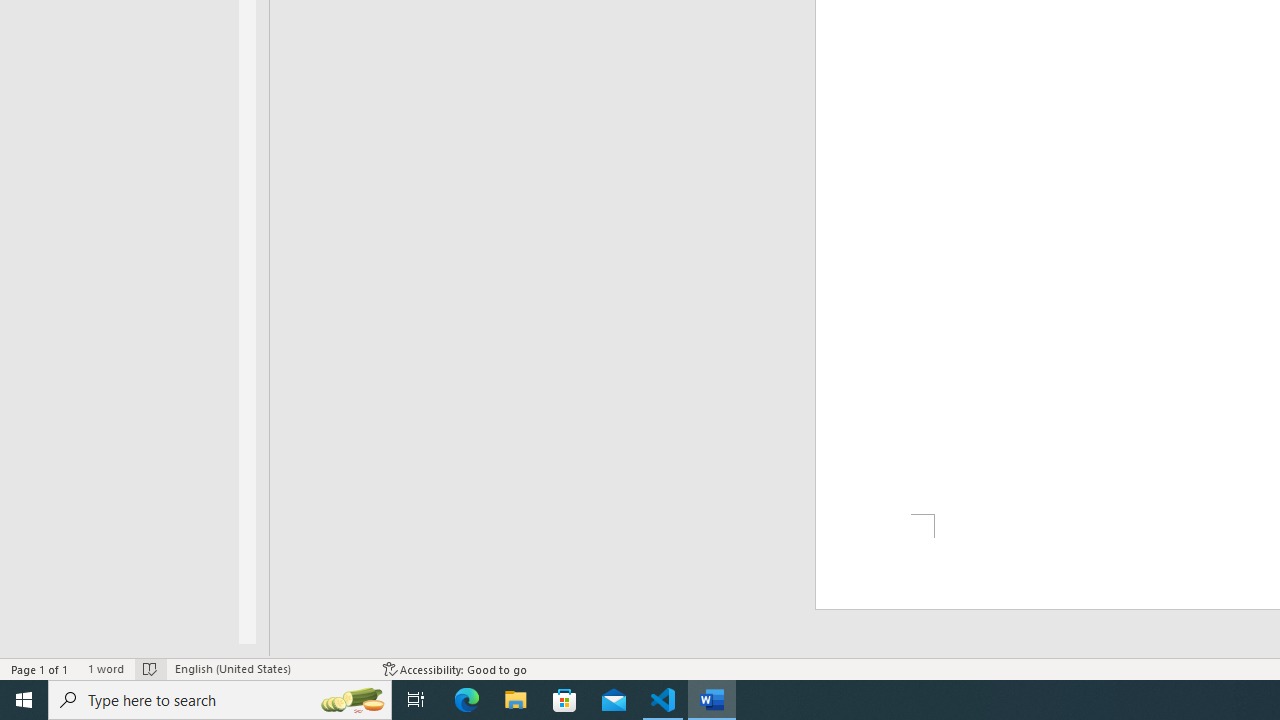 The image size is (1280, 720). I want to click on 'Page Number Page 1 of 1', so click(40, 669).